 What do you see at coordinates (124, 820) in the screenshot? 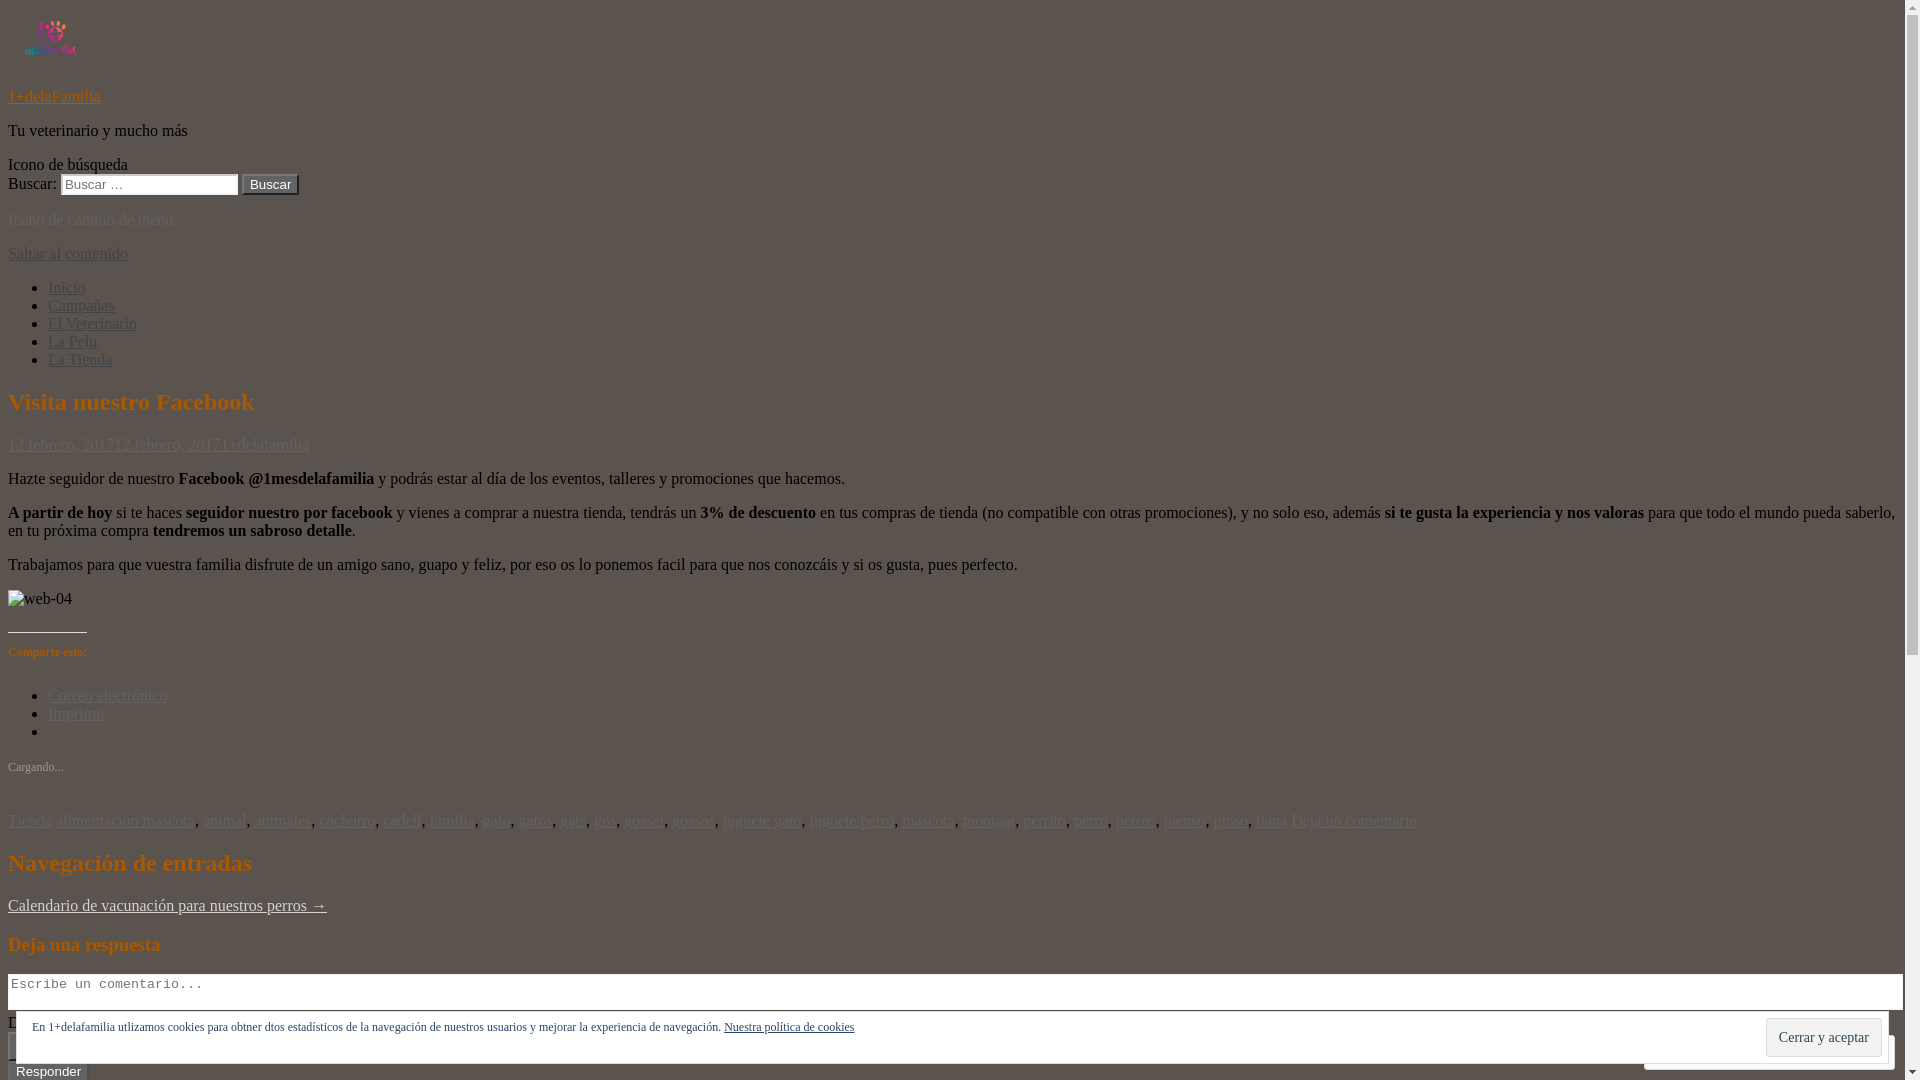
I see `'alimentacion mascota'` at bounding box center [124, 820].